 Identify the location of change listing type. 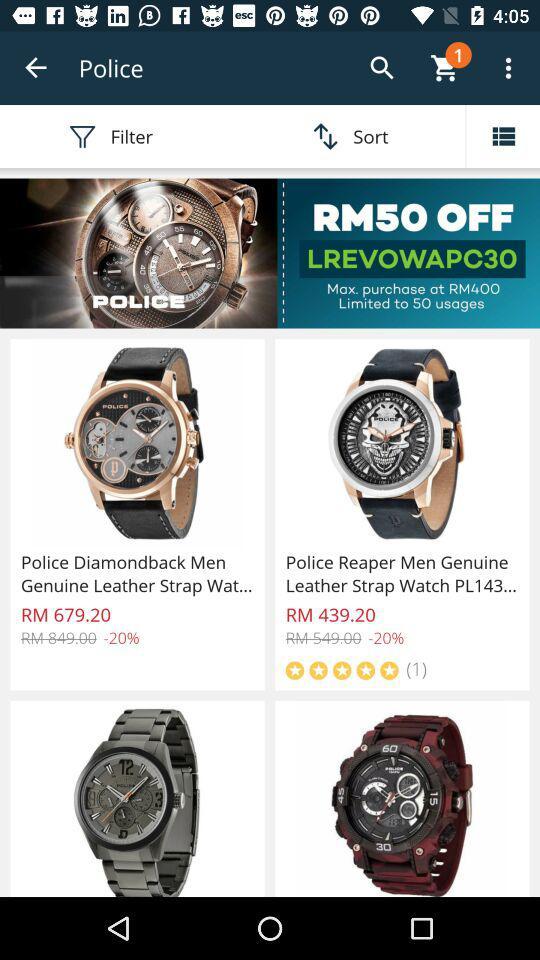
(502, 135).